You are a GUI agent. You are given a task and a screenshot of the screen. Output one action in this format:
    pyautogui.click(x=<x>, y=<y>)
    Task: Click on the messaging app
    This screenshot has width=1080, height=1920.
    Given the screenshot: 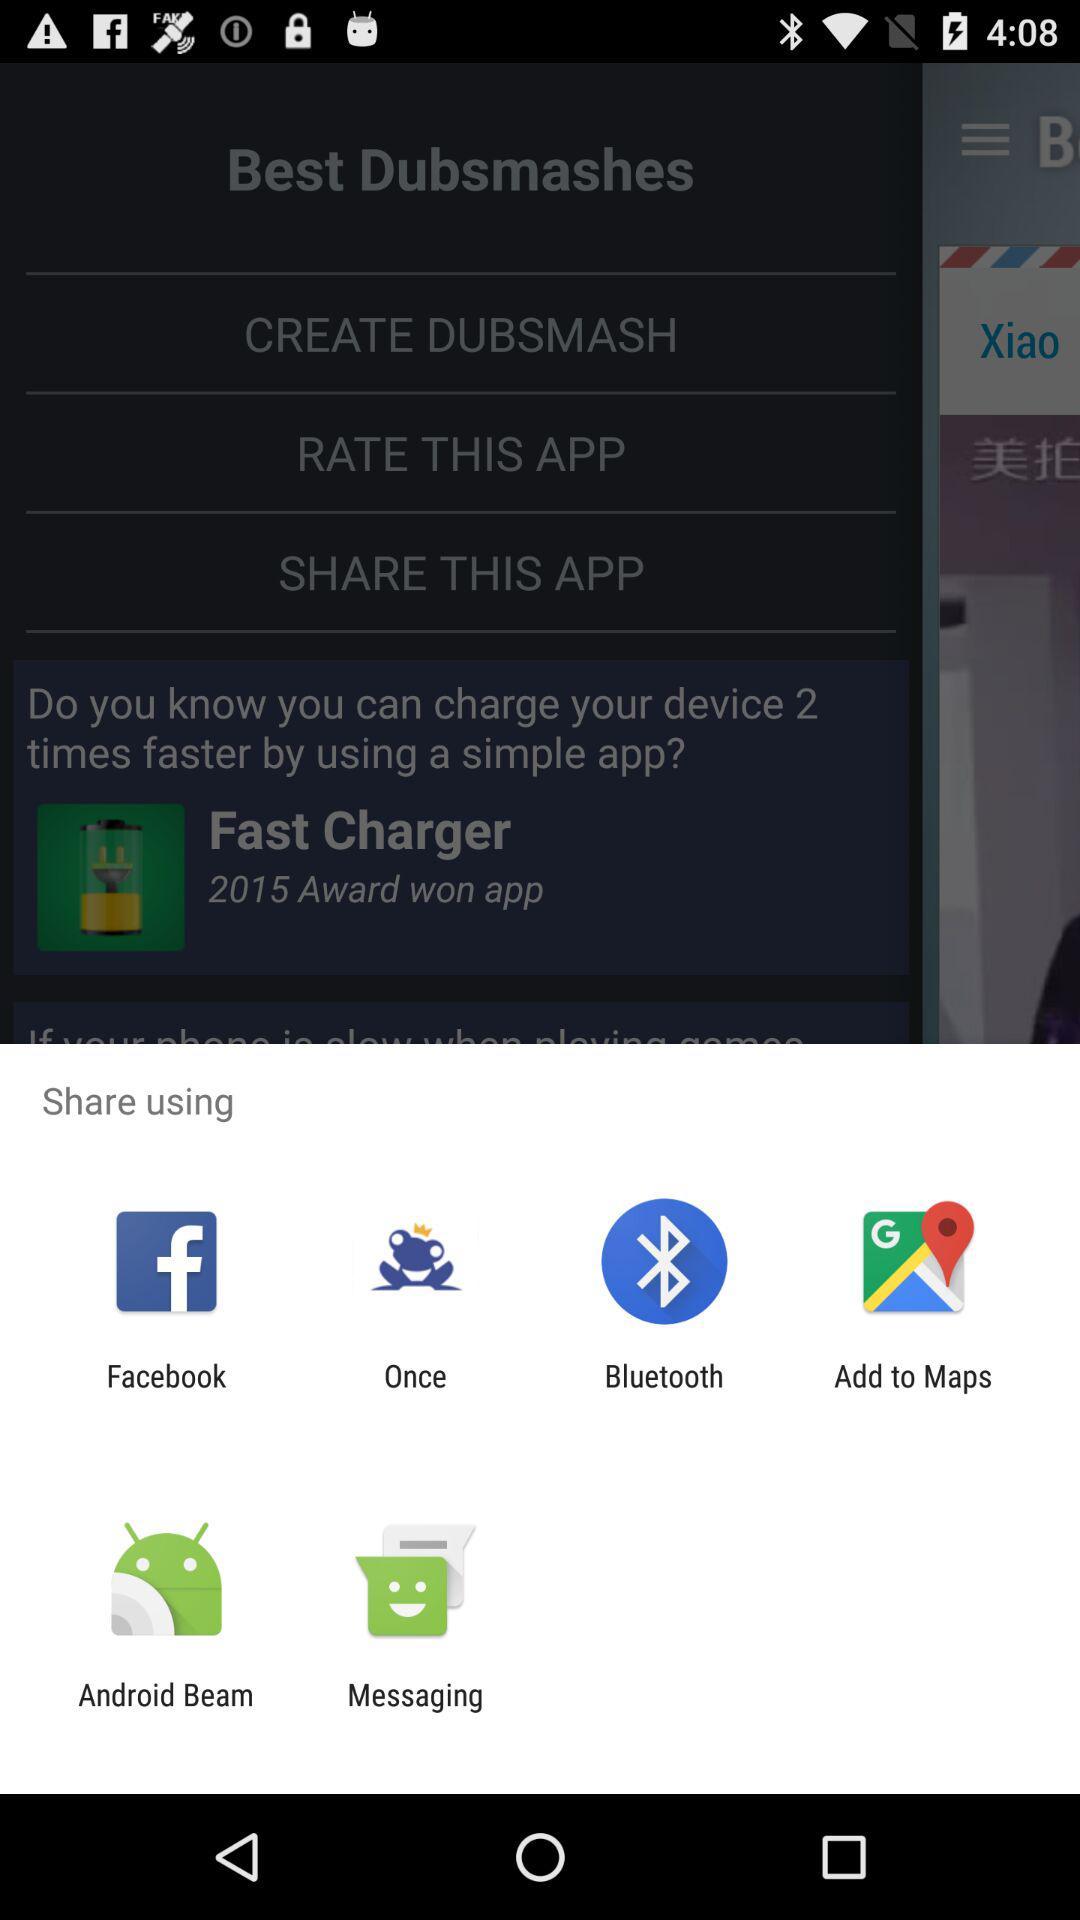 What is the action you would take?
    pyautogui.click(x=414, y=1711)
    